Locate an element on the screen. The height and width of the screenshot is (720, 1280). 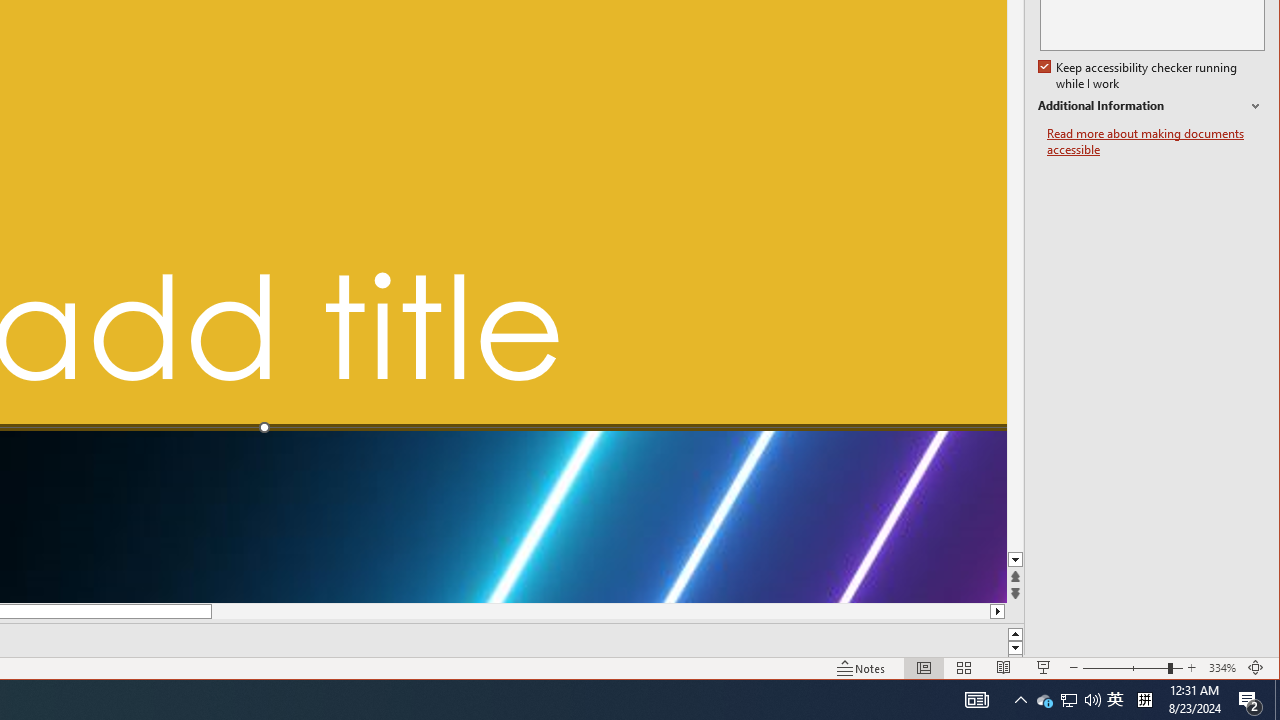
'Zoom 334%' is located at coordinates (1221, 668).